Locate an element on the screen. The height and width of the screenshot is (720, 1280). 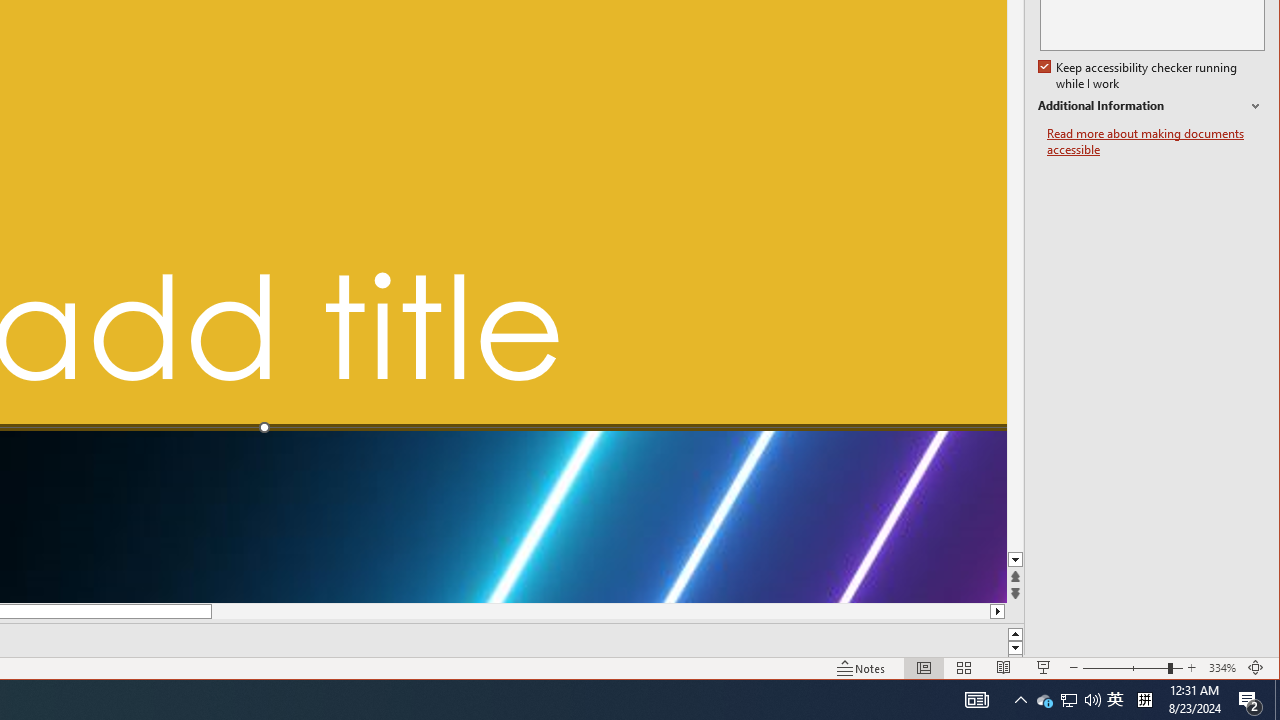
'Zoom 334%' is located at coordinates (1221, 668).